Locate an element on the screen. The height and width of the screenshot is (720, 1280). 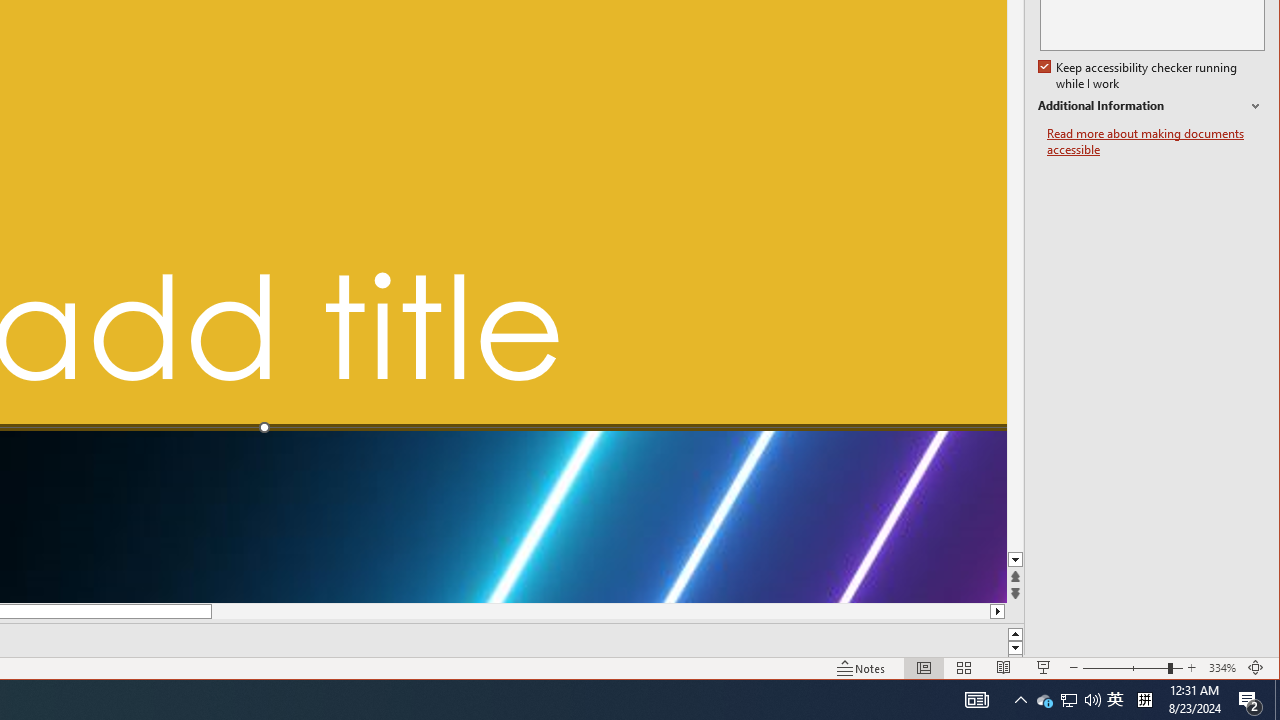
'Zoom 334%' is located at coordinates (1221, 668).